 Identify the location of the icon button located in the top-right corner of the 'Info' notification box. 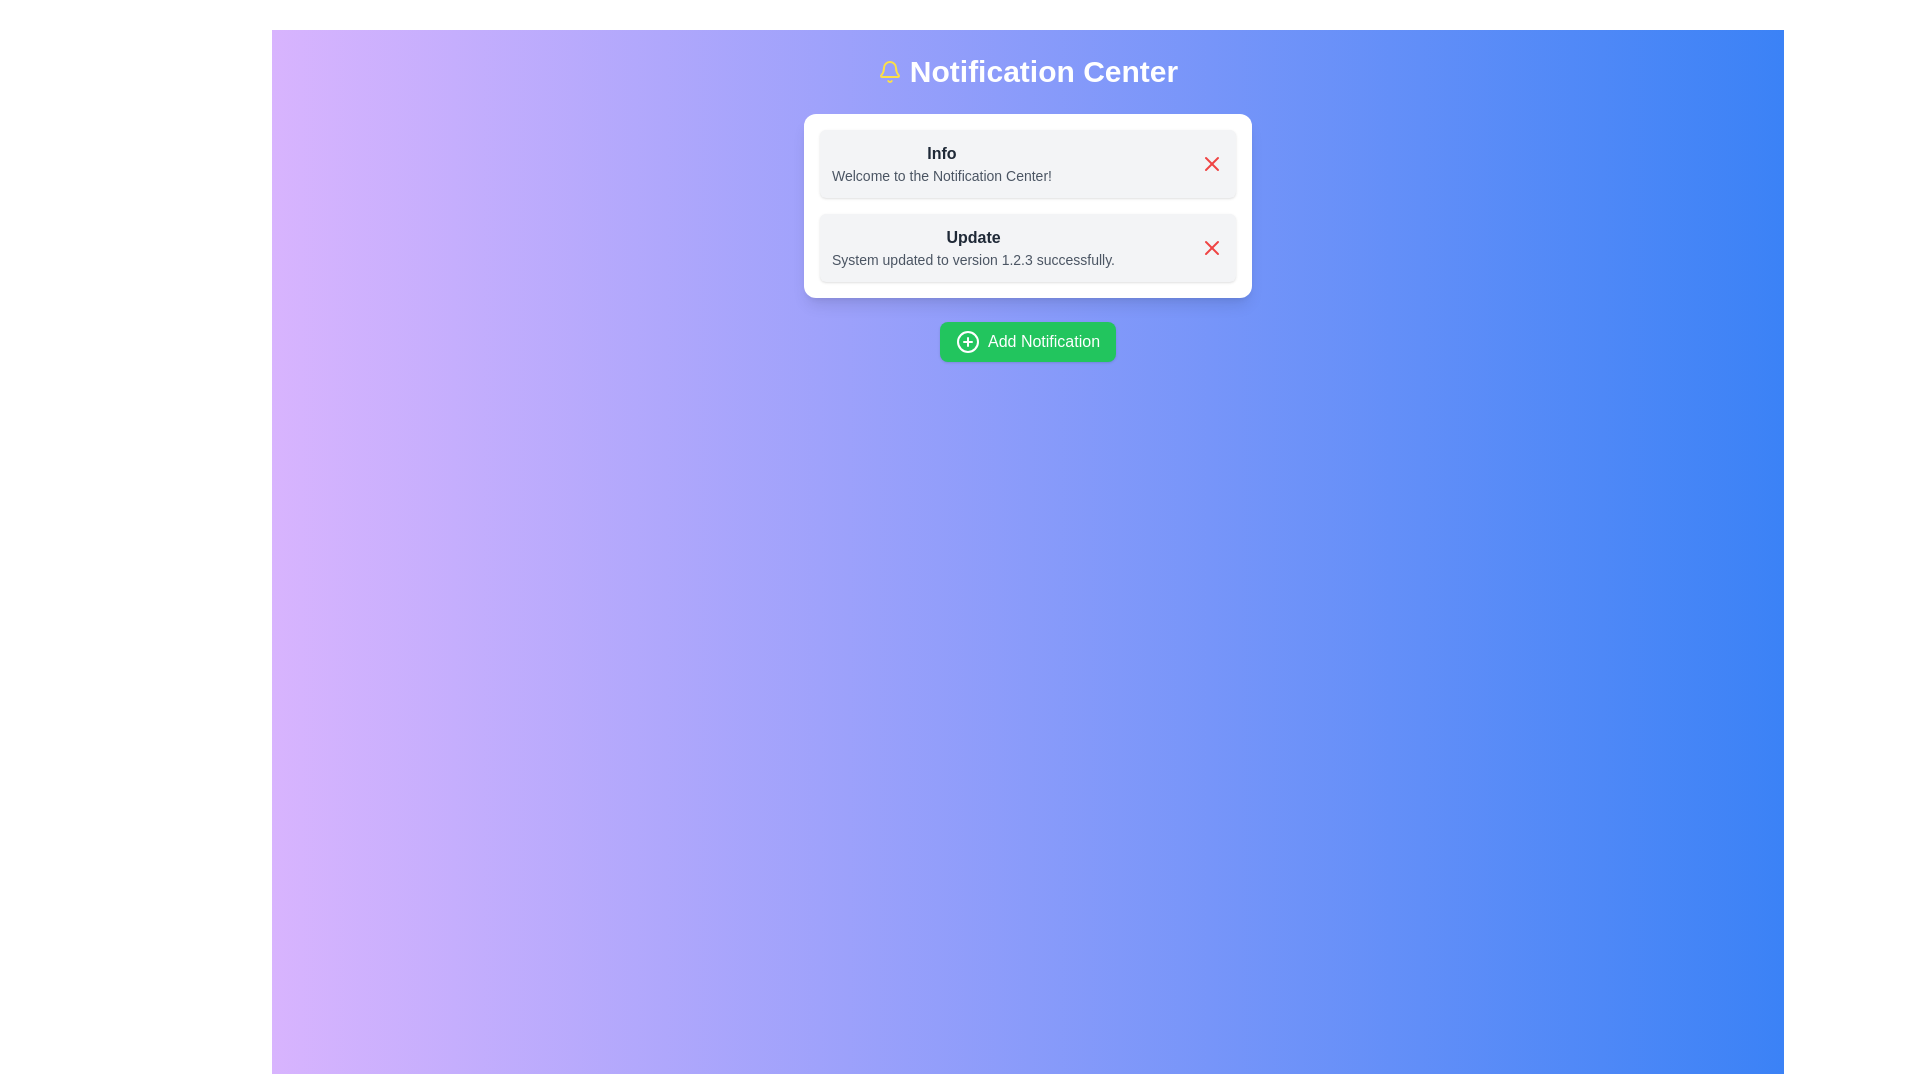
(1210, 163).